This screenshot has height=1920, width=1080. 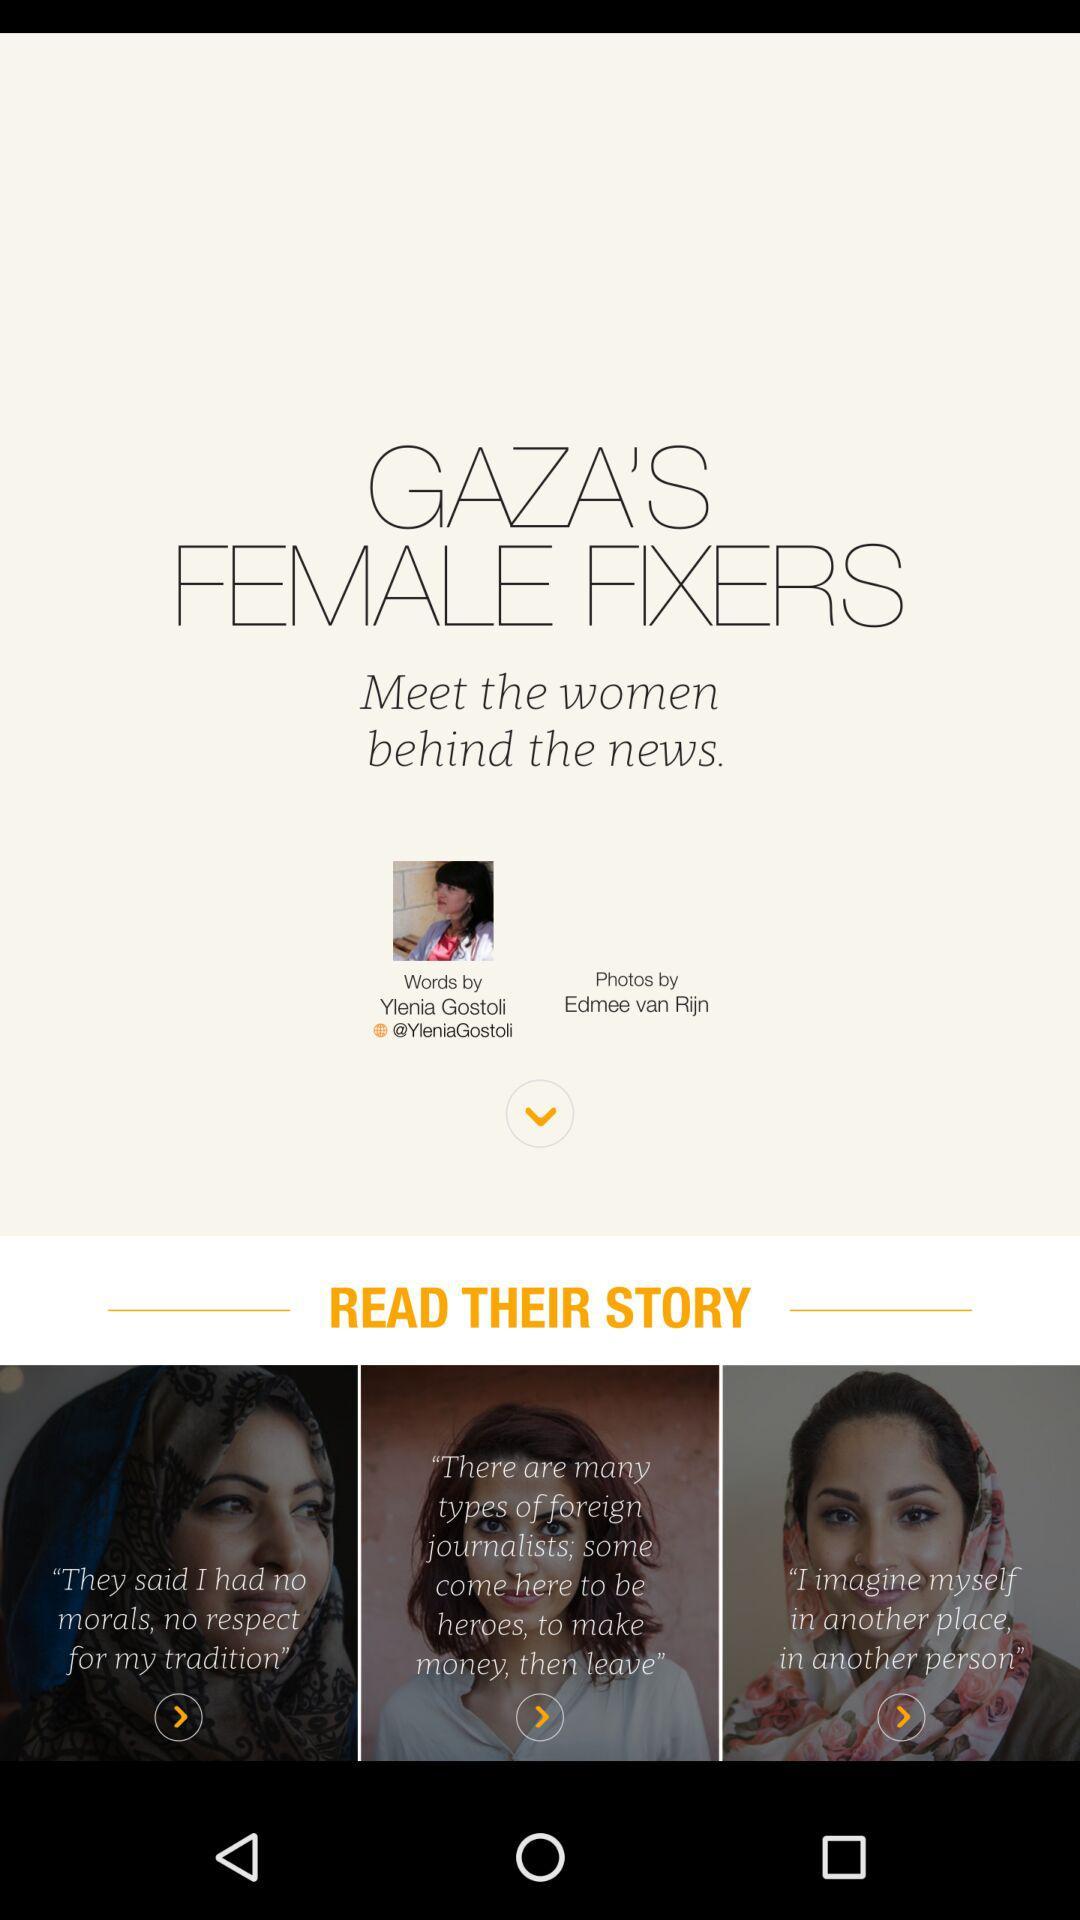 What do you see at coordinates (177, 1561) in the screenshot?
I see `play story` at bounding box center [177, 1561].